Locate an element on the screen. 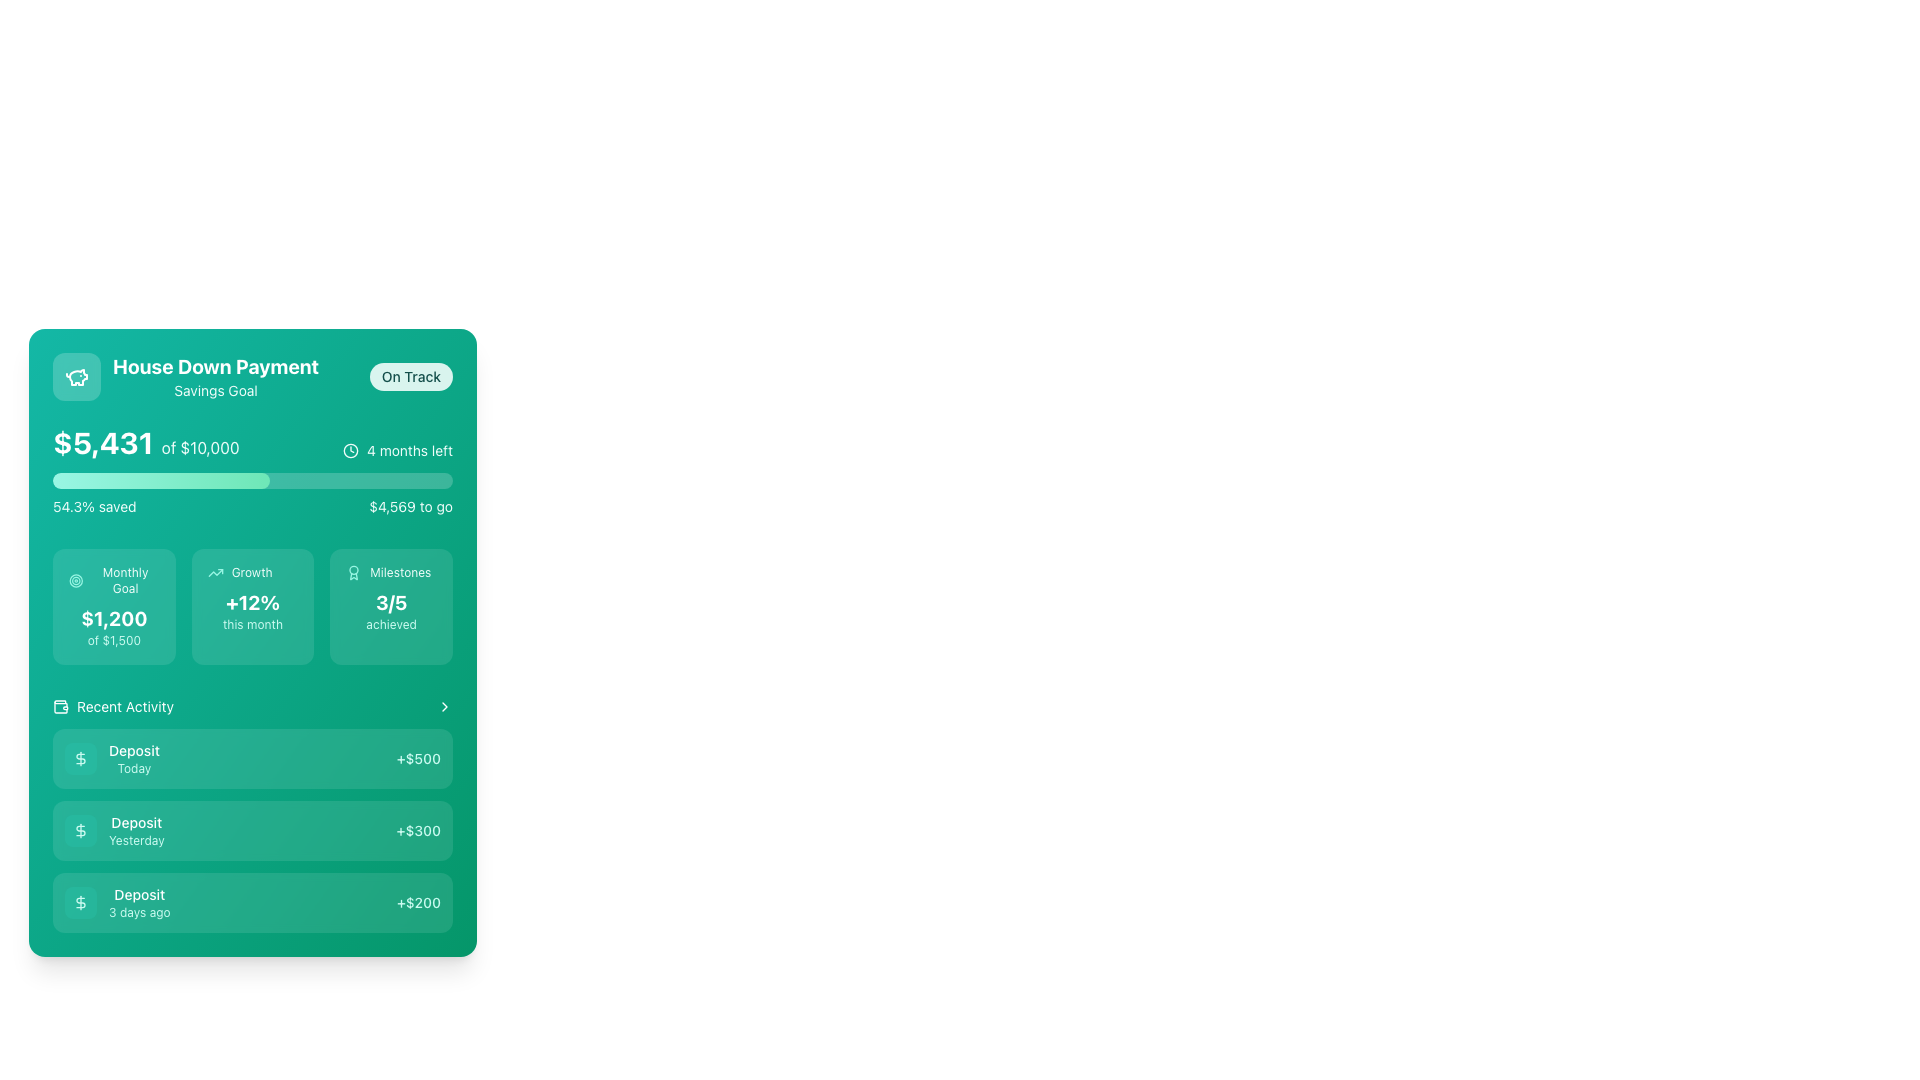 Image resolution: width=1920 pixels, height=1080 pixels. static text label displaying 'of $10,000' in light teal color, located immediately to the right of the bold-text '$5,431' is located at coordinates (200, 446).